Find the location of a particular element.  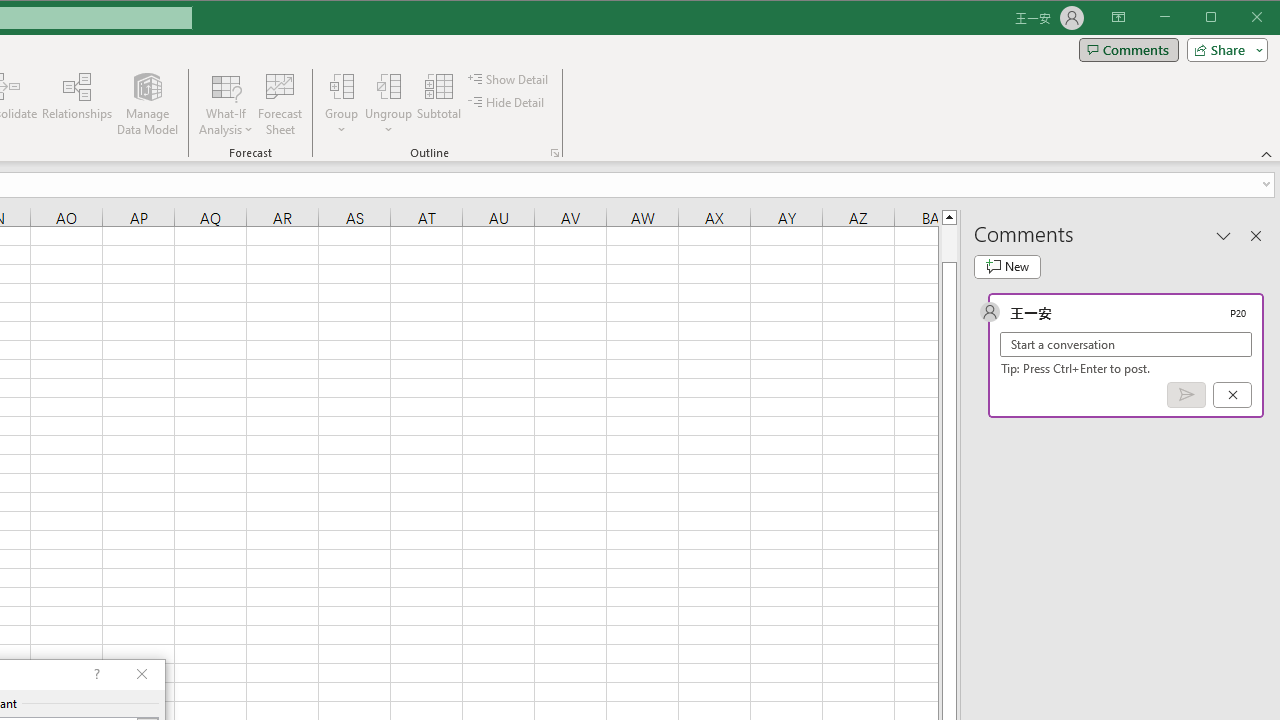

'Group and Outline Settings' is located at coordinates (554, 152).